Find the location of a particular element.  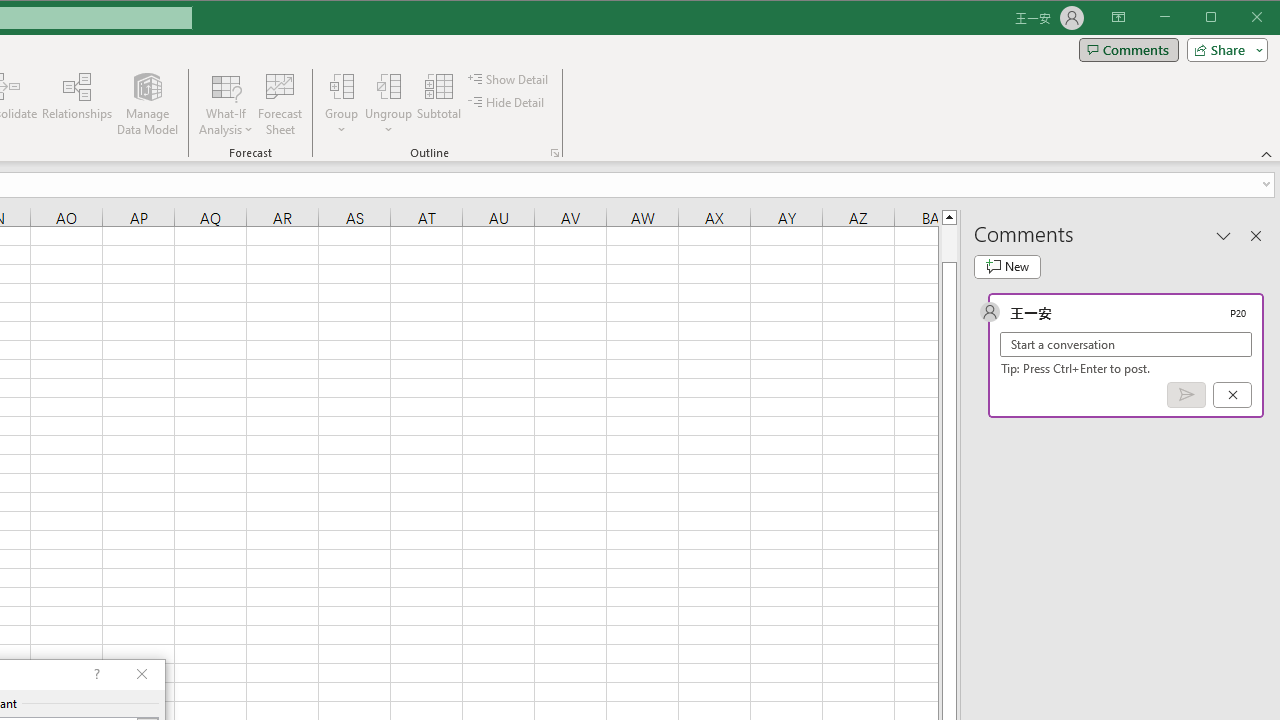

'Group and Outline Settings' is located at coordinates (554, 152).